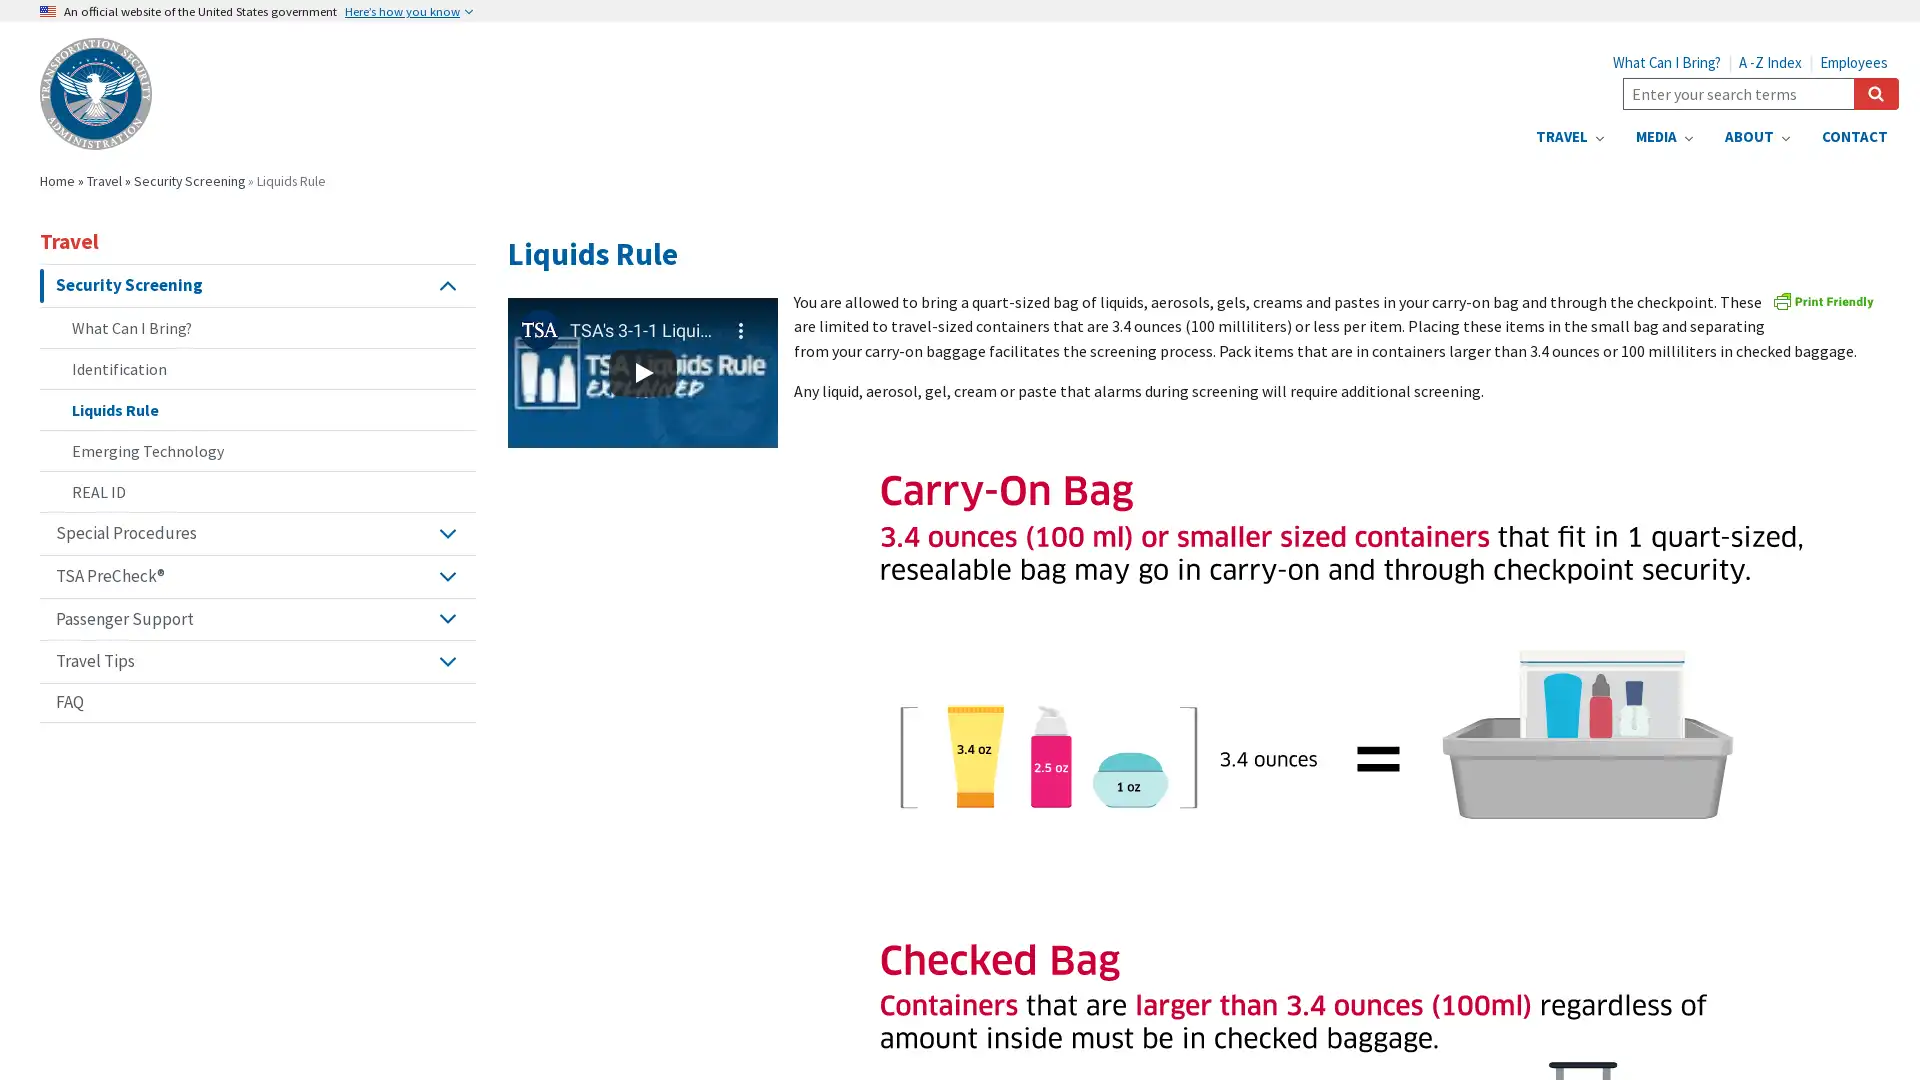 Image resolution: width=1920 pixels, height=1080 pixels. I want to click on MEDIA, so click(1664, 136).